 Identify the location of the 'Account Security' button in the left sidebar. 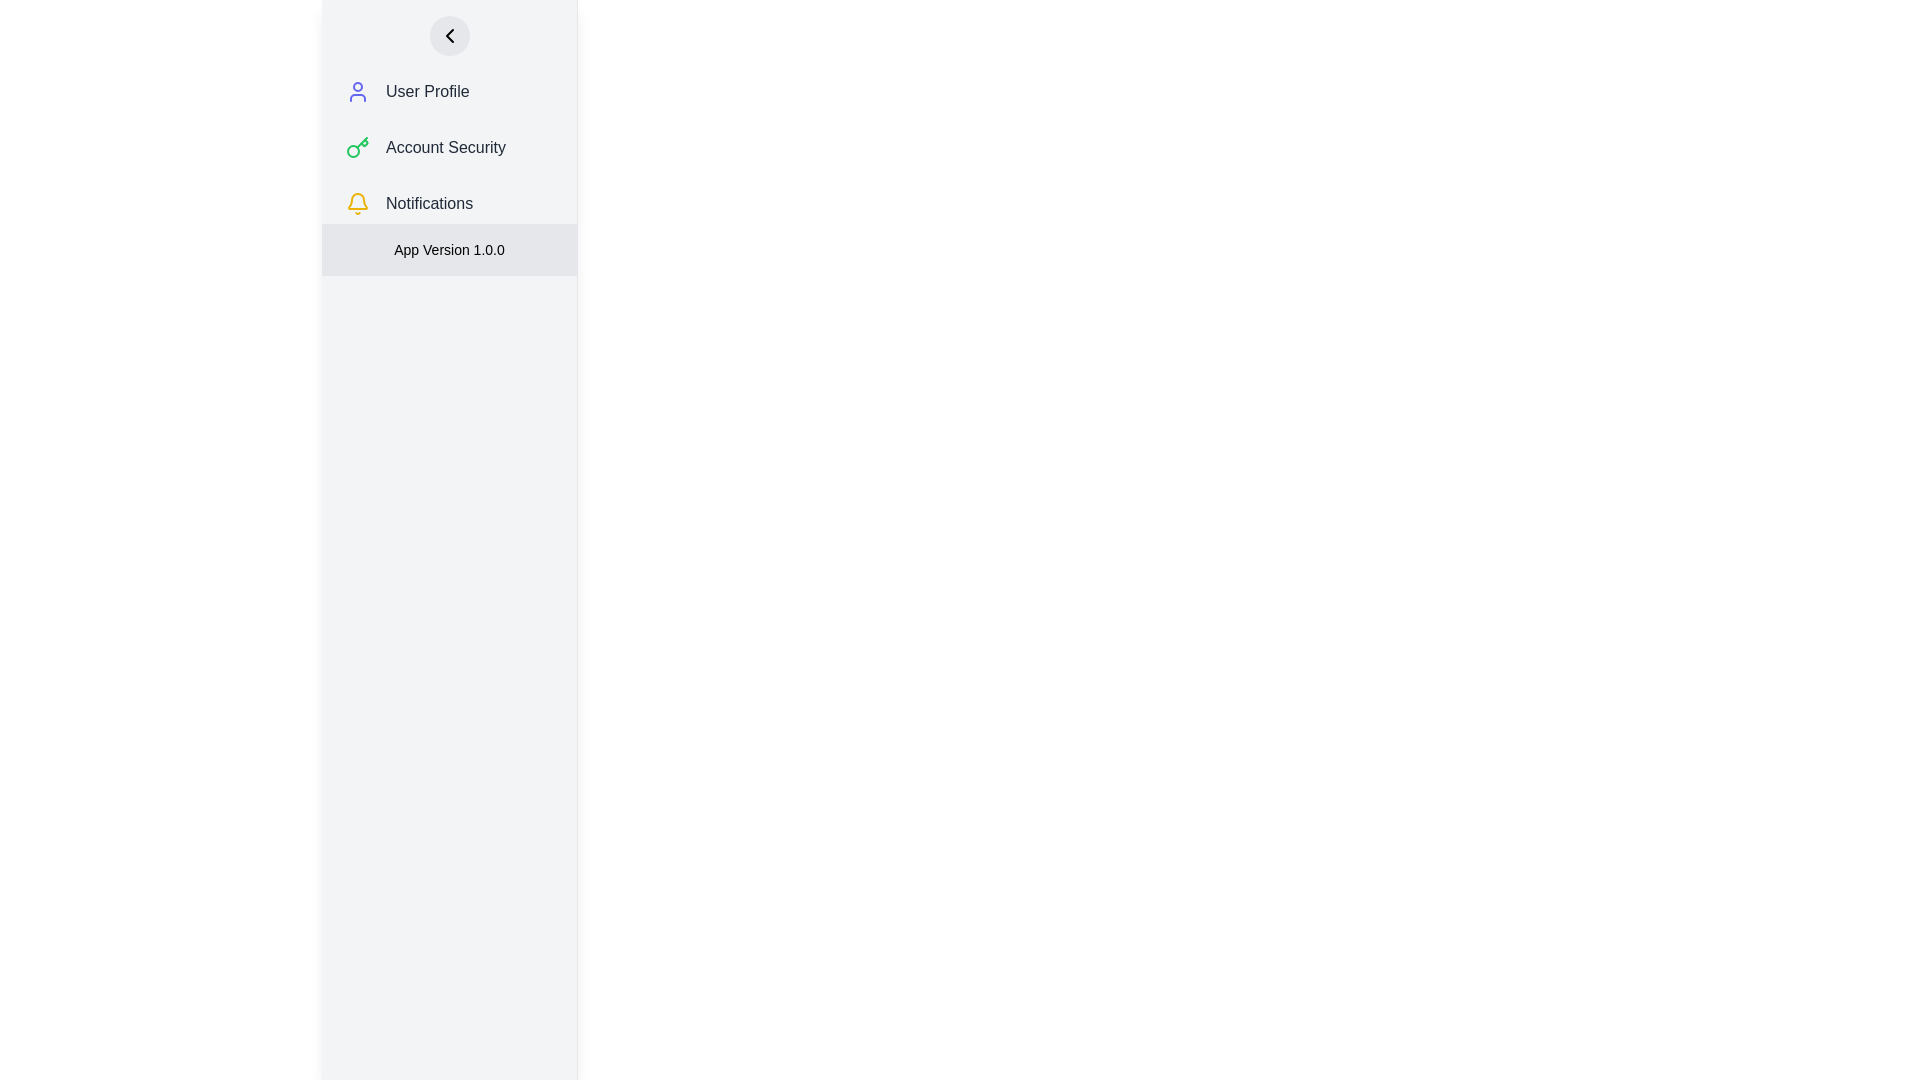
(448, 146).